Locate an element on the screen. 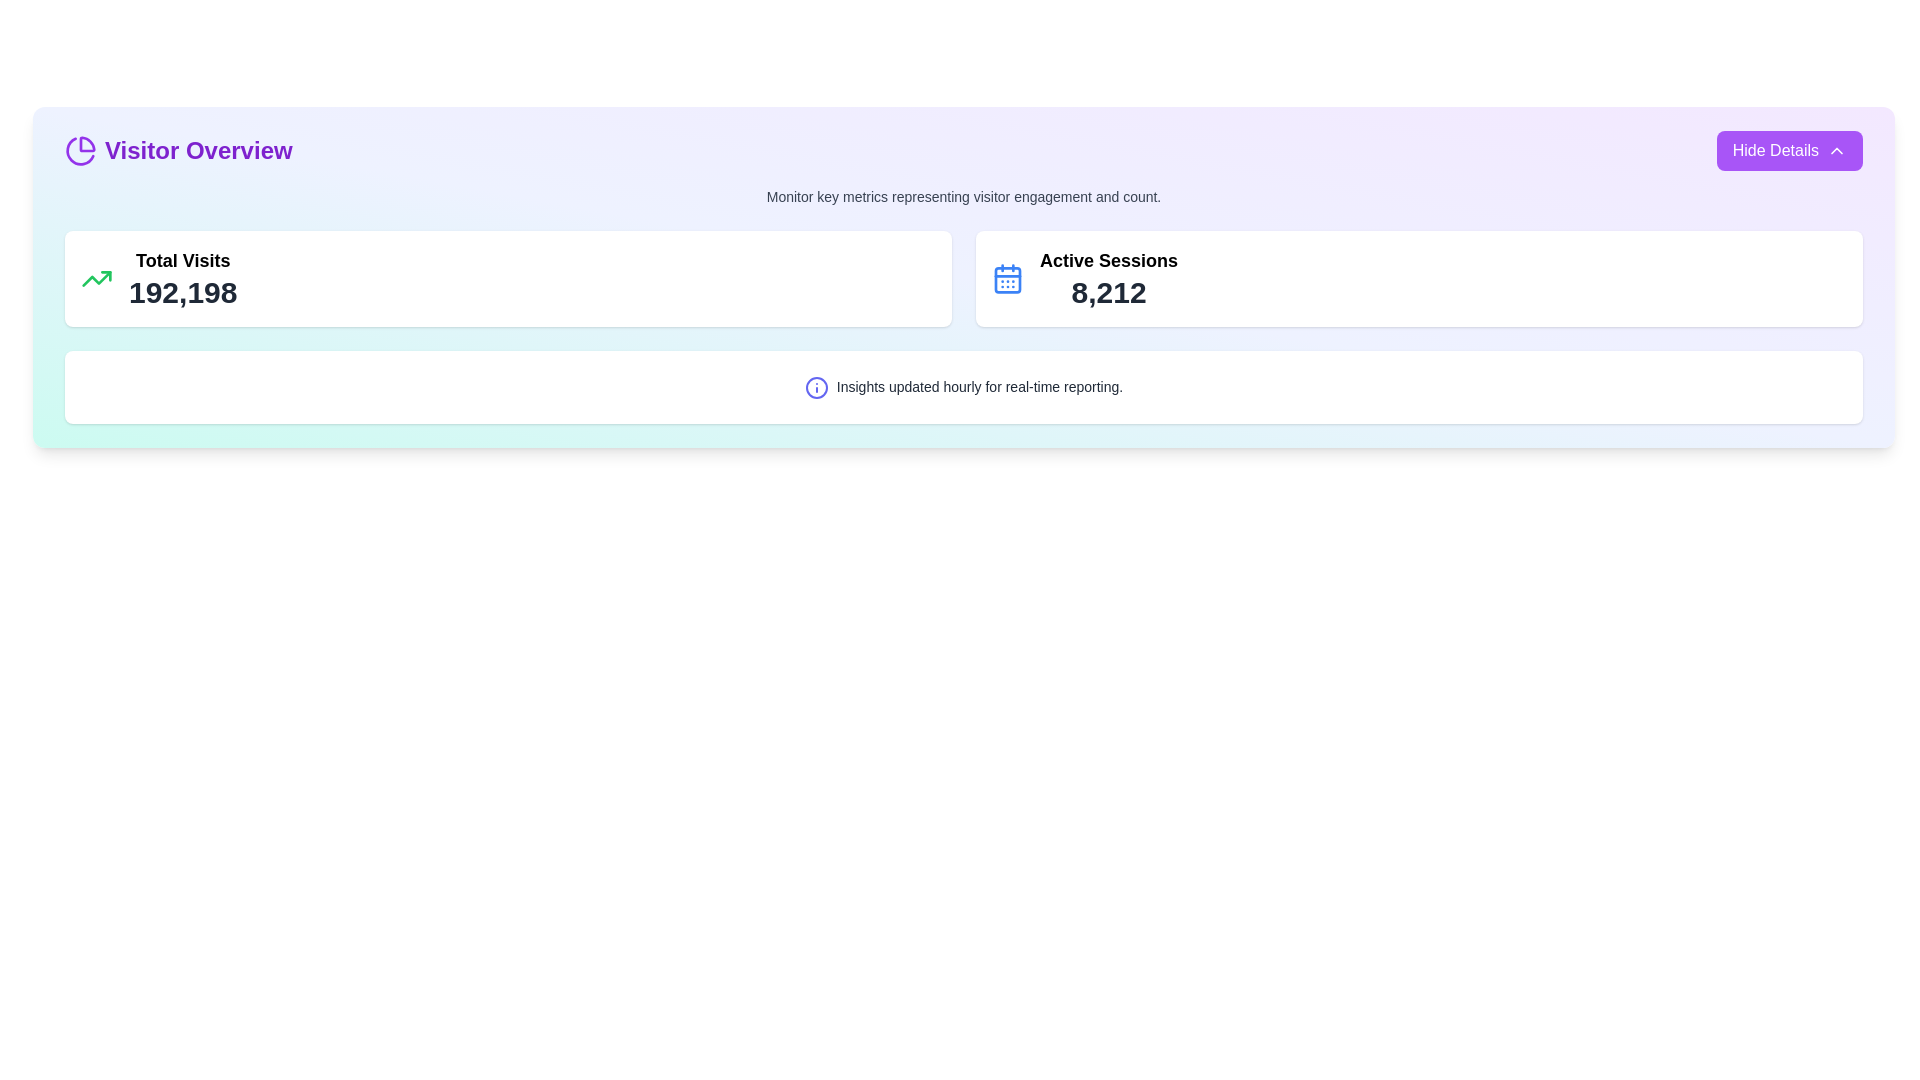 Image resolution: width=1920 pixels, height=1080 pixels. the informational icon styled as a circular outline with an 'i' symbol is located at coordinates (816, 387).